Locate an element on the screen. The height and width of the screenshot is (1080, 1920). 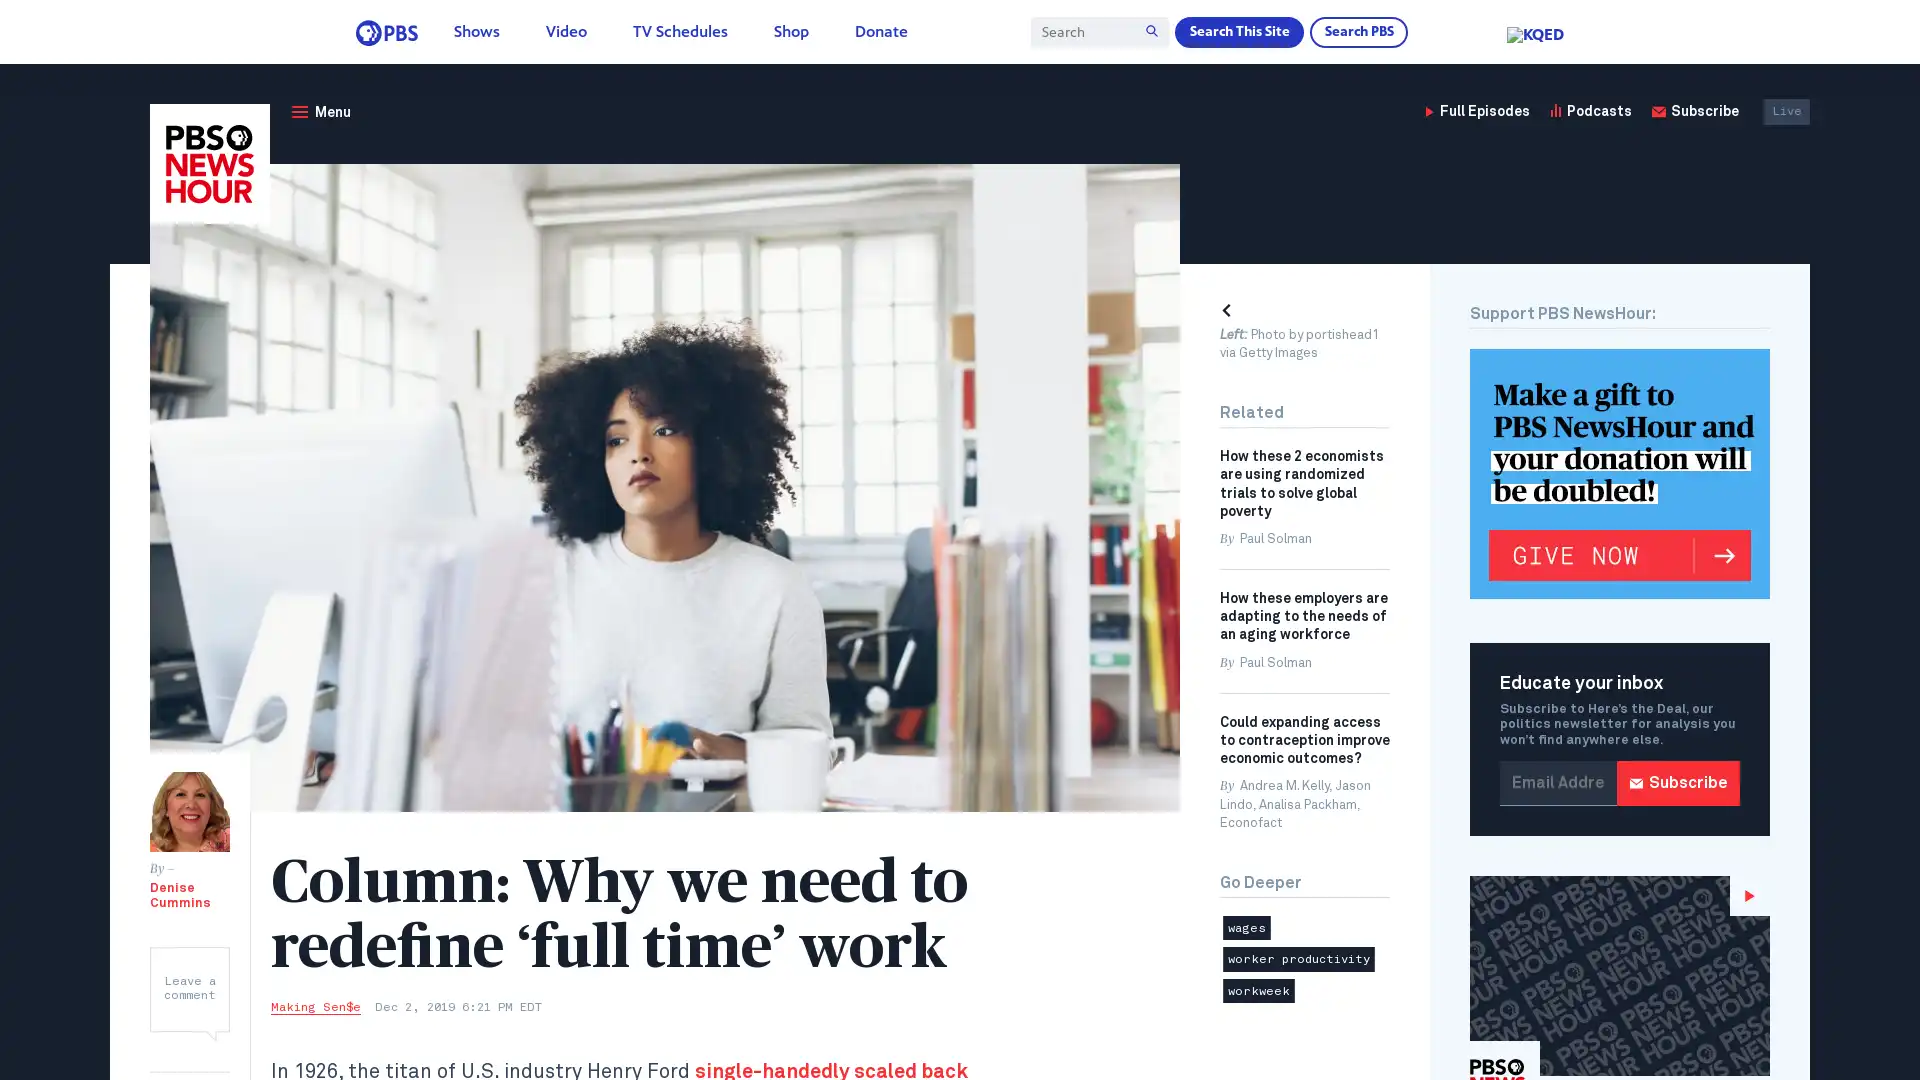
Leave a comment is located at coordinates (190, 987).